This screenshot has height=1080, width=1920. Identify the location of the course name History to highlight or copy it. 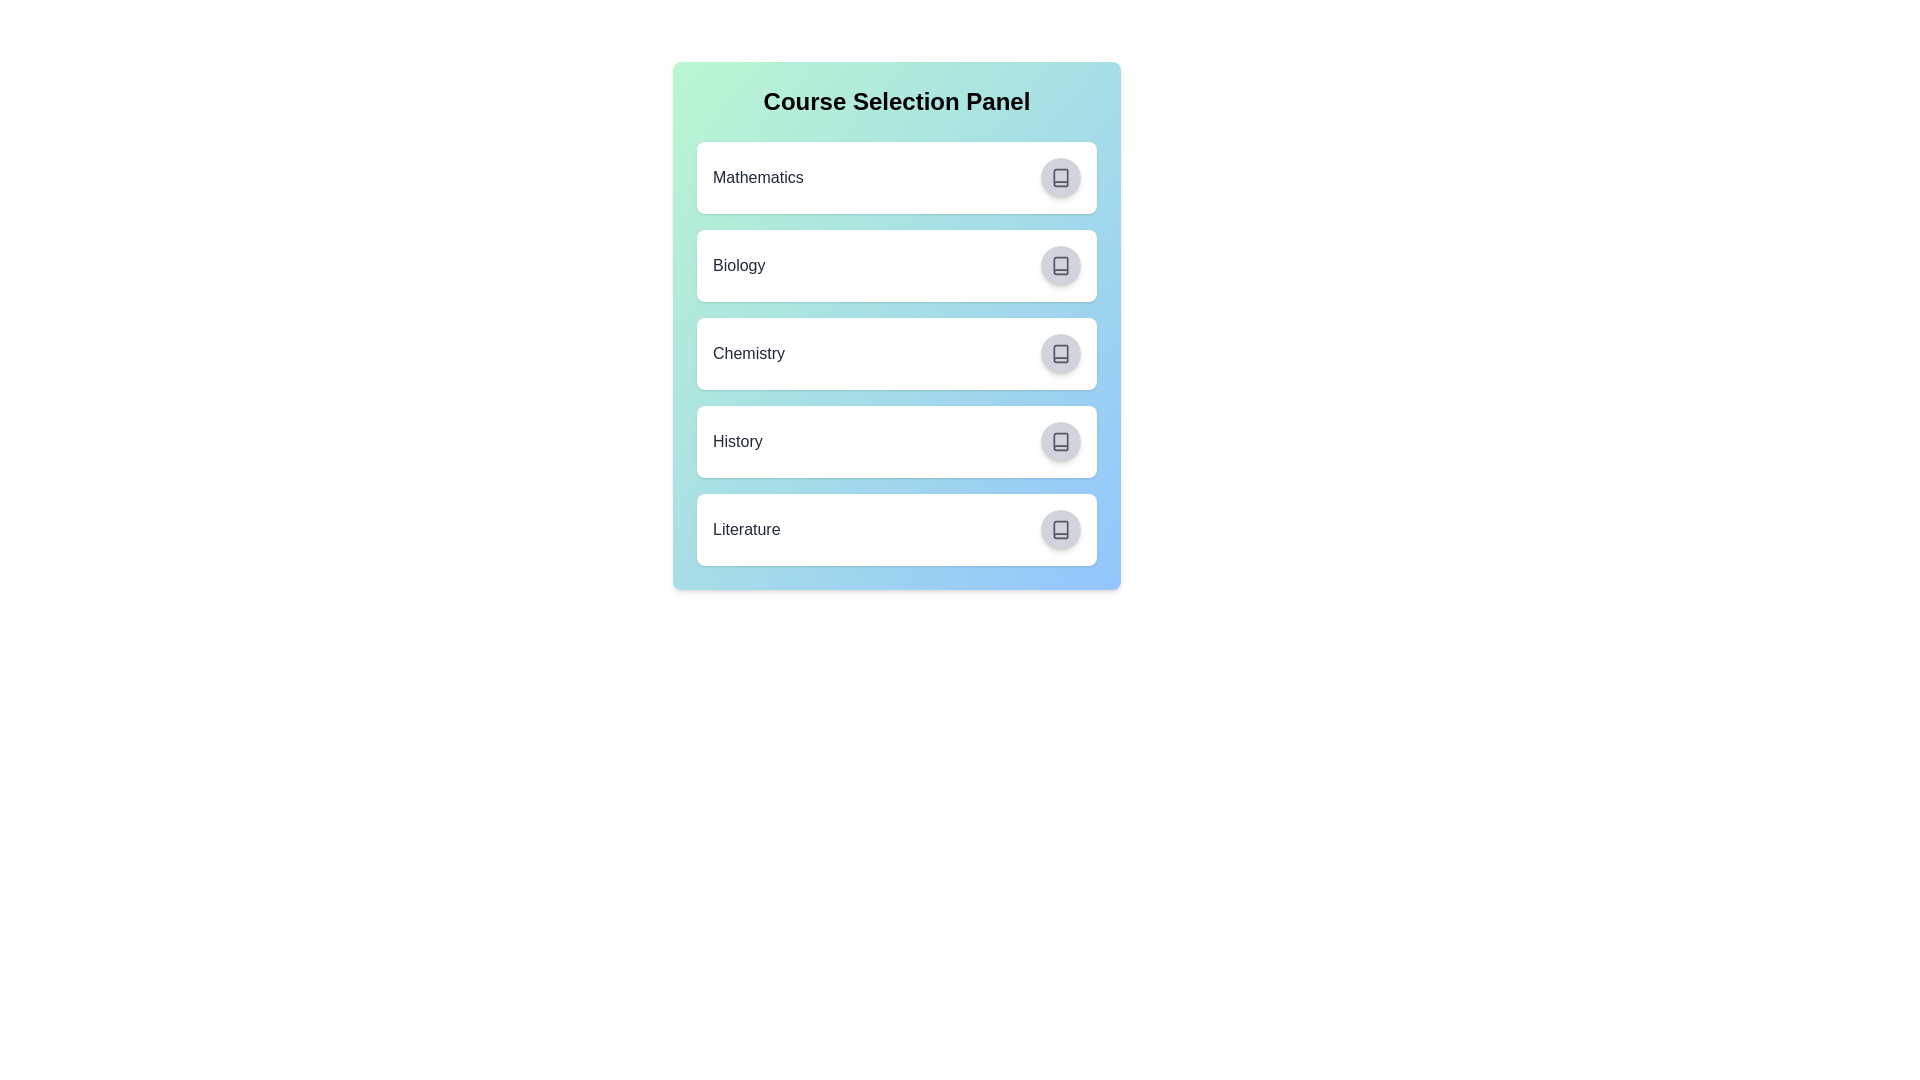
(736, 441).